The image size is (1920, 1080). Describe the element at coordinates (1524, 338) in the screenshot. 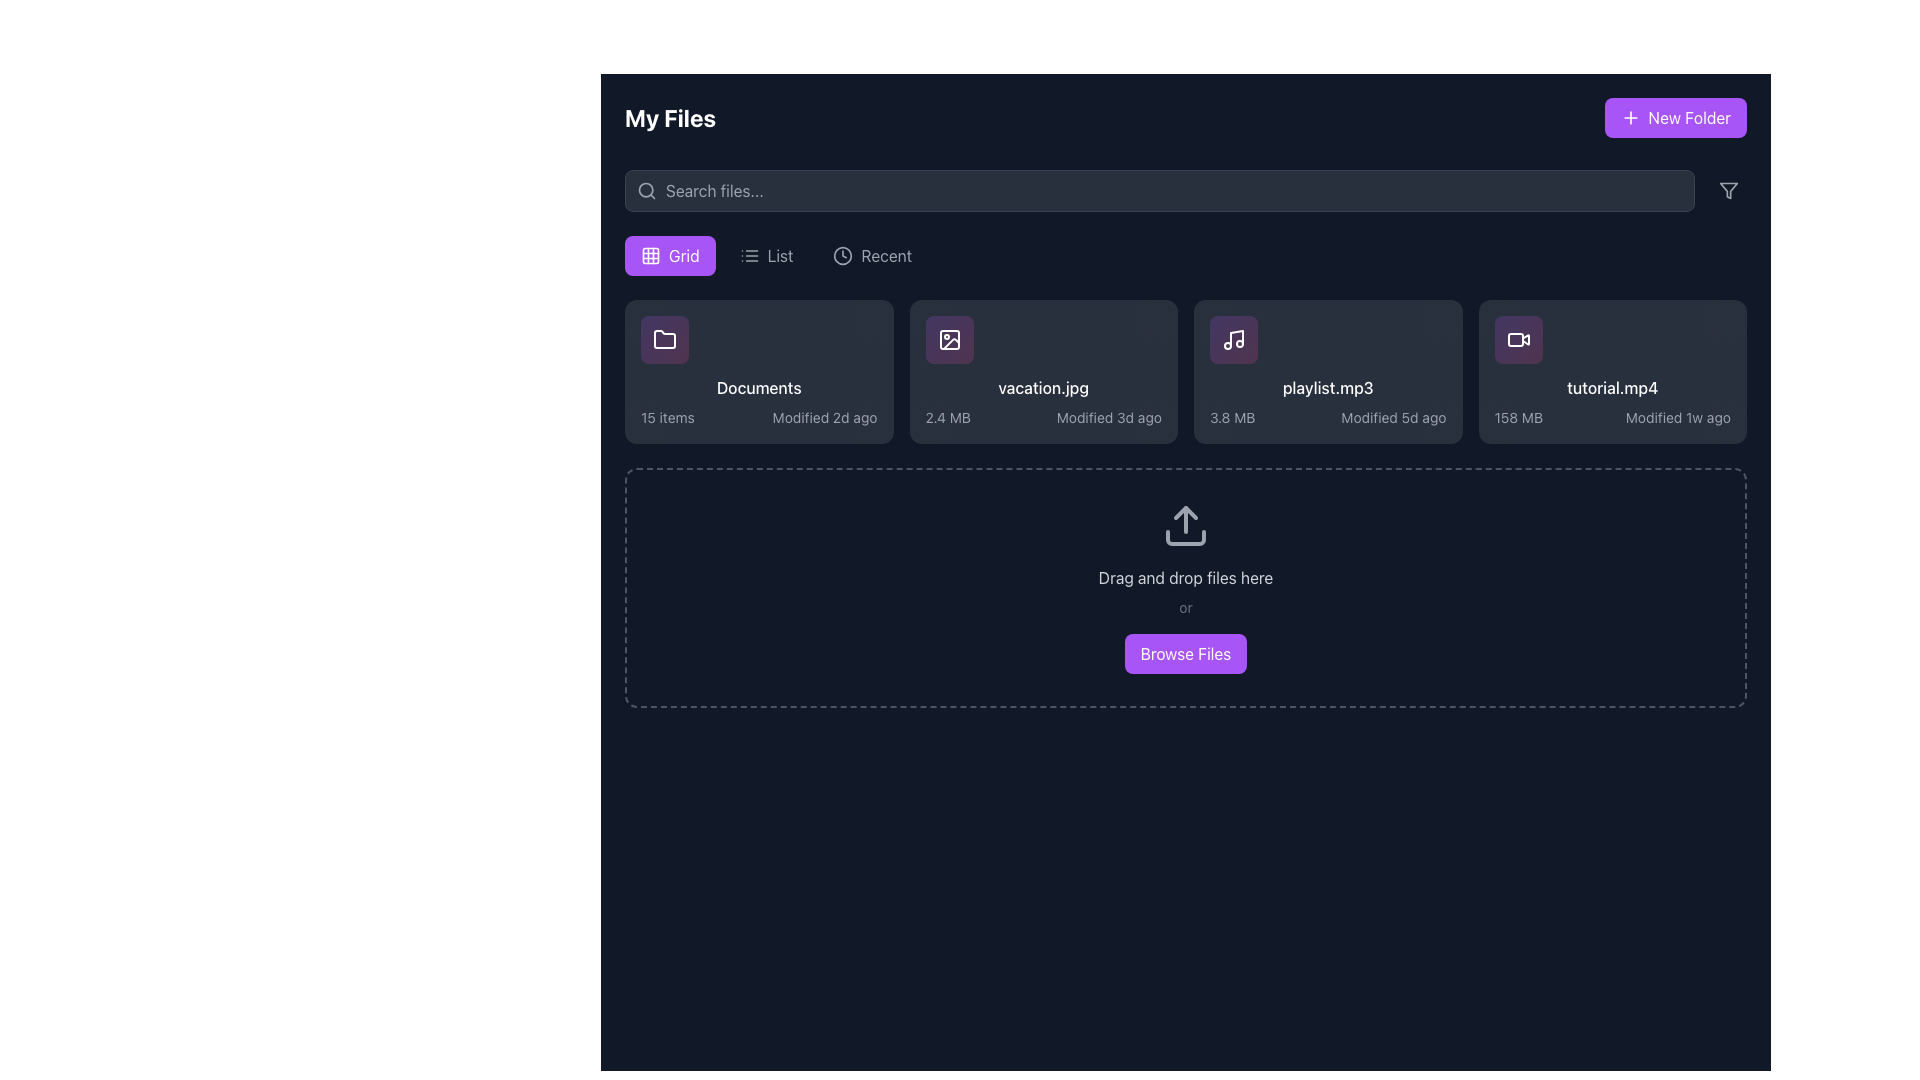

I see `the play icon within the video representation of the 'tutorial.mp4' file, which is a small triangular shape with a red hue, located on the rightmost side of the grid row of files` at that location.